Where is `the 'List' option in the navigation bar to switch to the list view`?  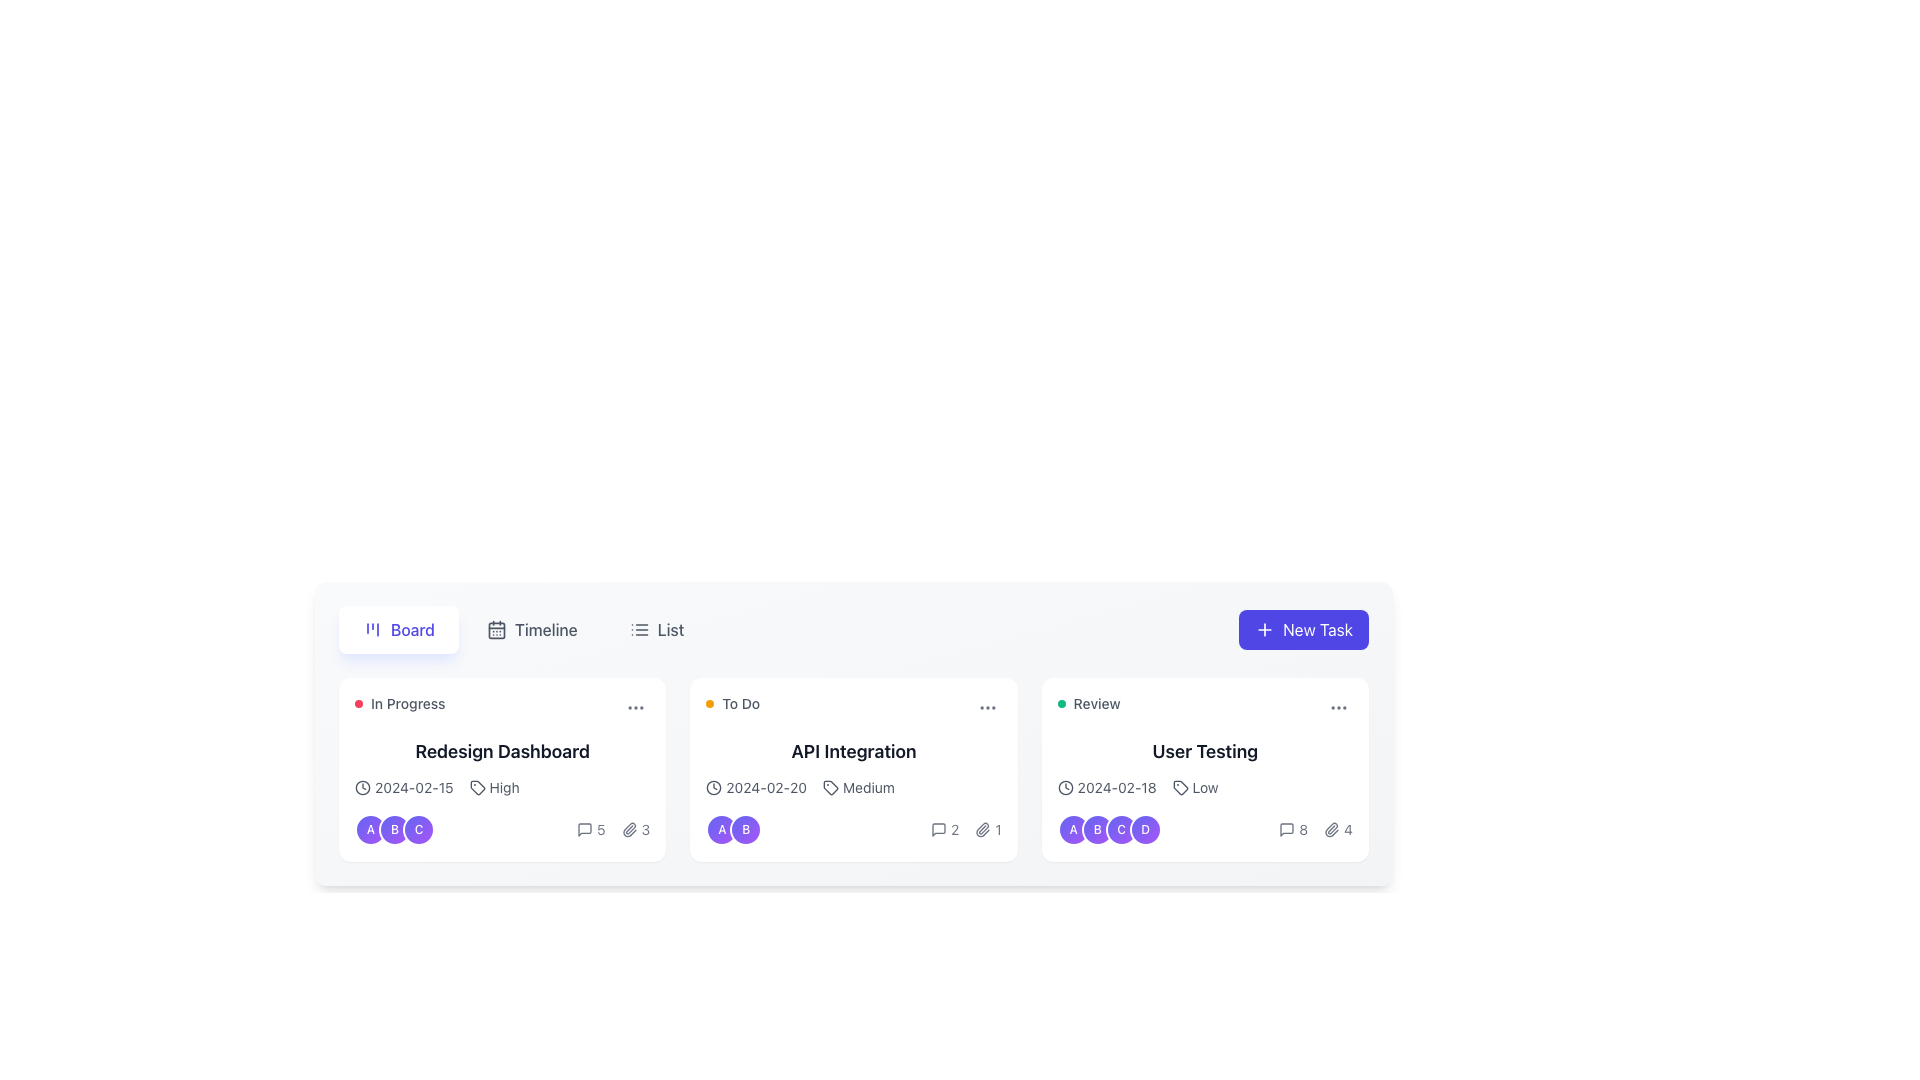 the 'List' option in the navigation bar to switch to the list view is located at coordinates (854, 628).